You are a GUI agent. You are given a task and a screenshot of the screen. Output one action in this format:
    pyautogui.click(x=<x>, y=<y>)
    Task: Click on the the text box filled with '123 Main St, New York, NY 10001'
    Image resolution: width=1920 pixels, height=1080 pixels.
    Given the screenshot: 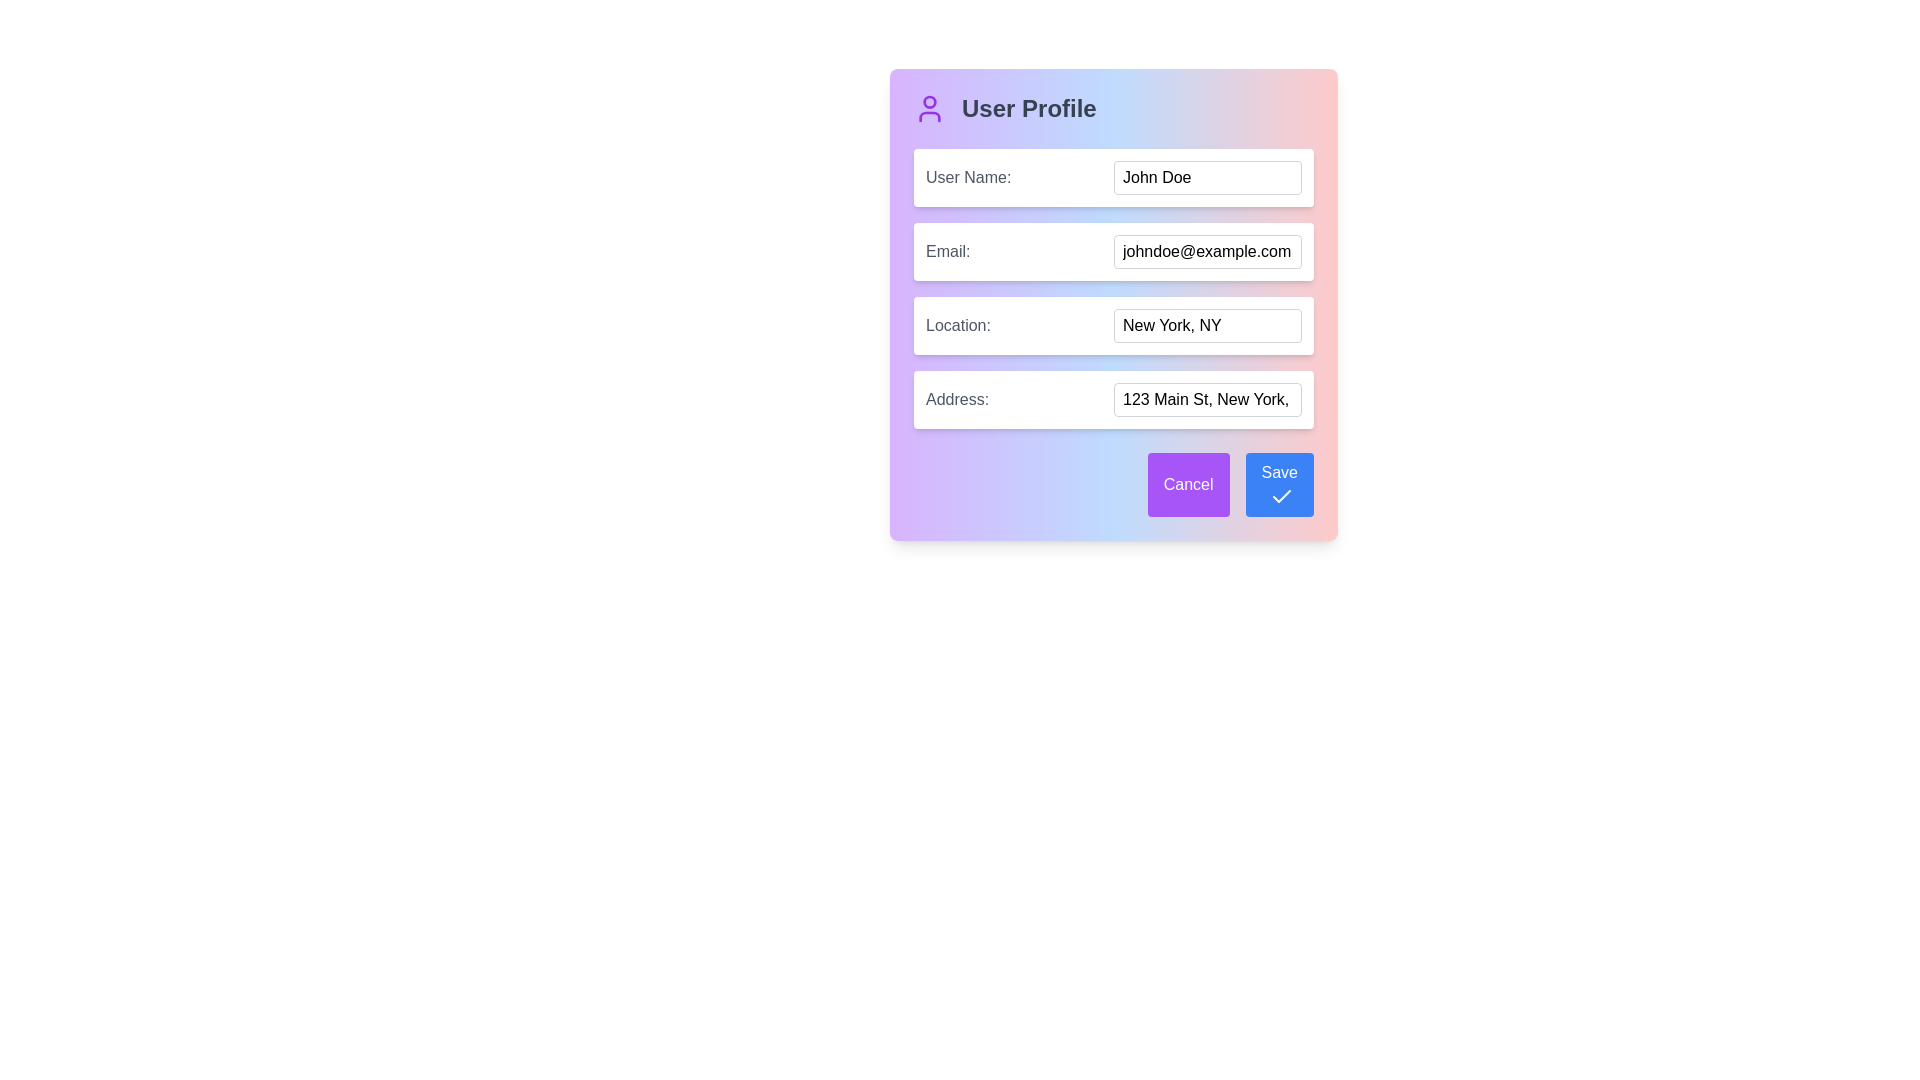 What is the action you would take?
    pyautogui.click(x=1112, y=400)
    